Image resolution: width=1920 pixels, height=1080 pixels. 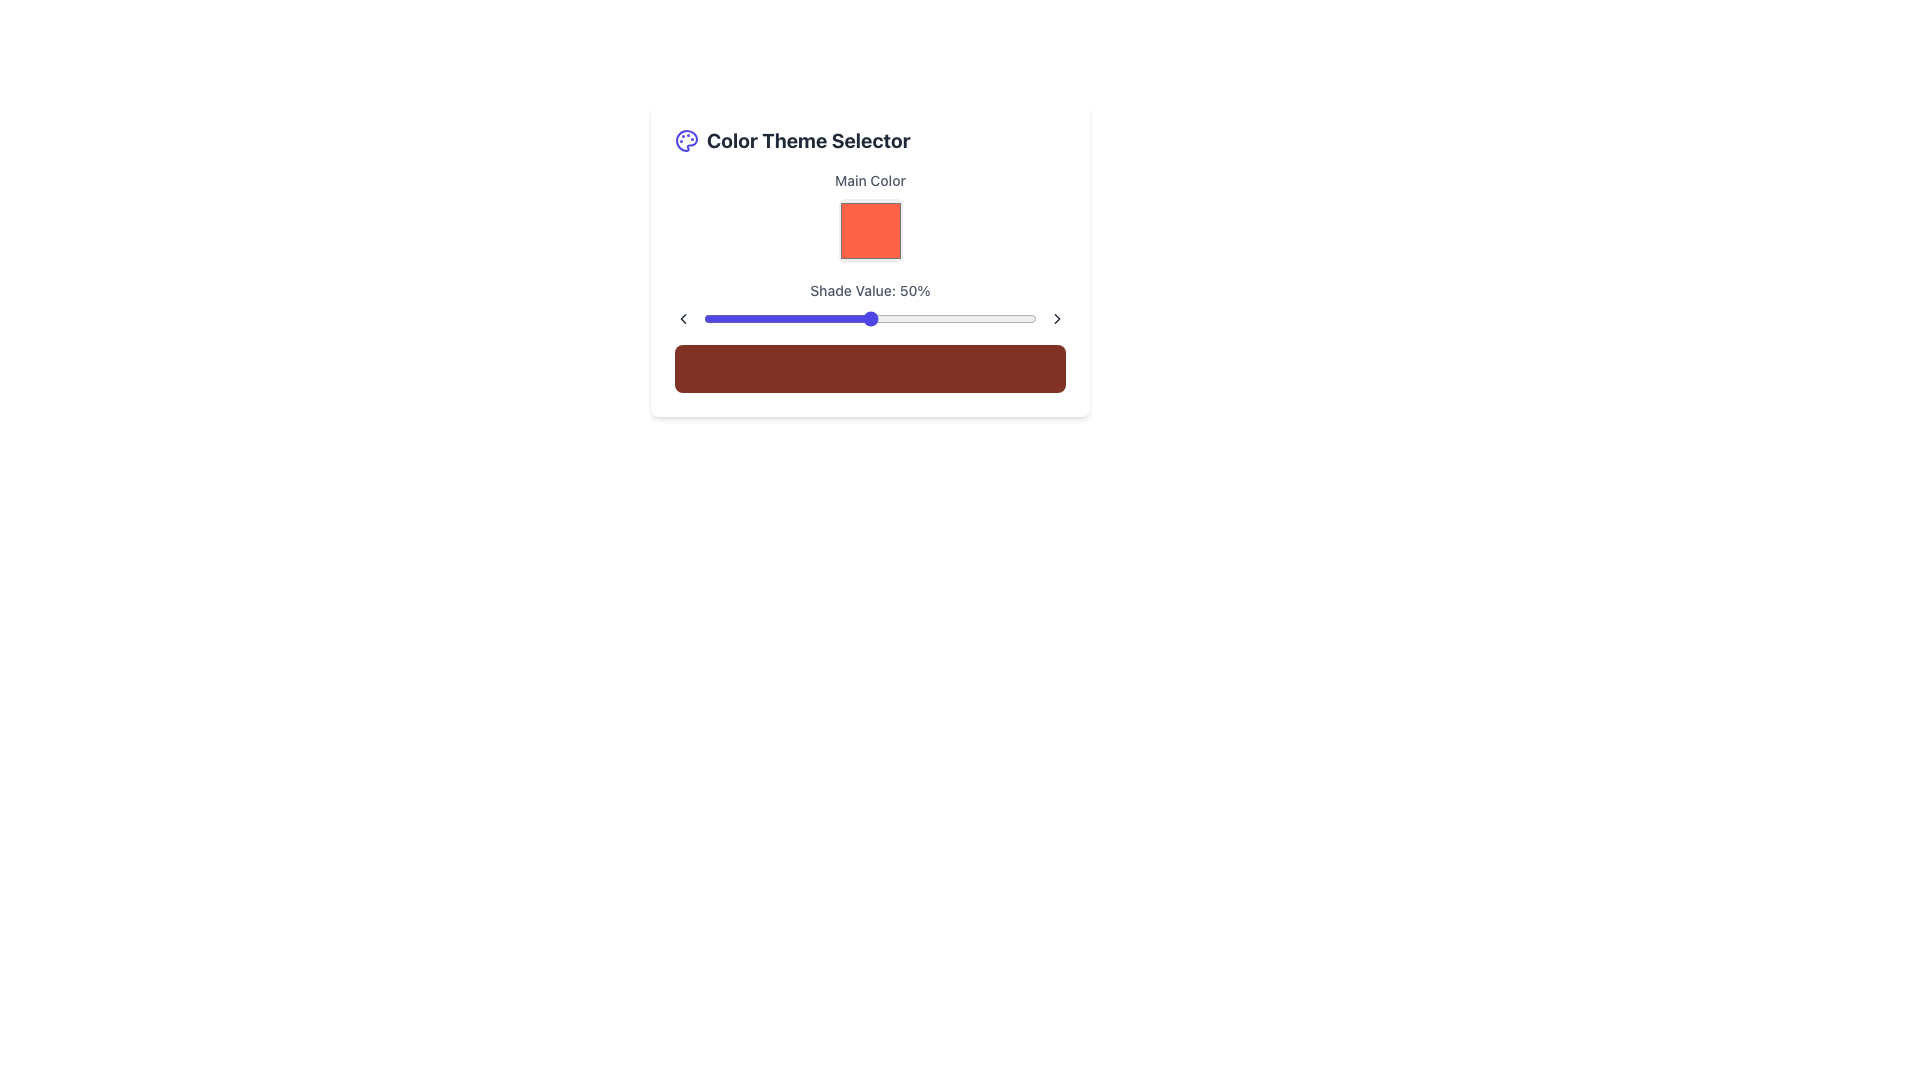 What do you see at coordinates (870, 258) in the screenshot?
I see `a color from the color preview box in the UI card designed for color selection and adjustment by clicking on it` at bounding box center [870, 258].